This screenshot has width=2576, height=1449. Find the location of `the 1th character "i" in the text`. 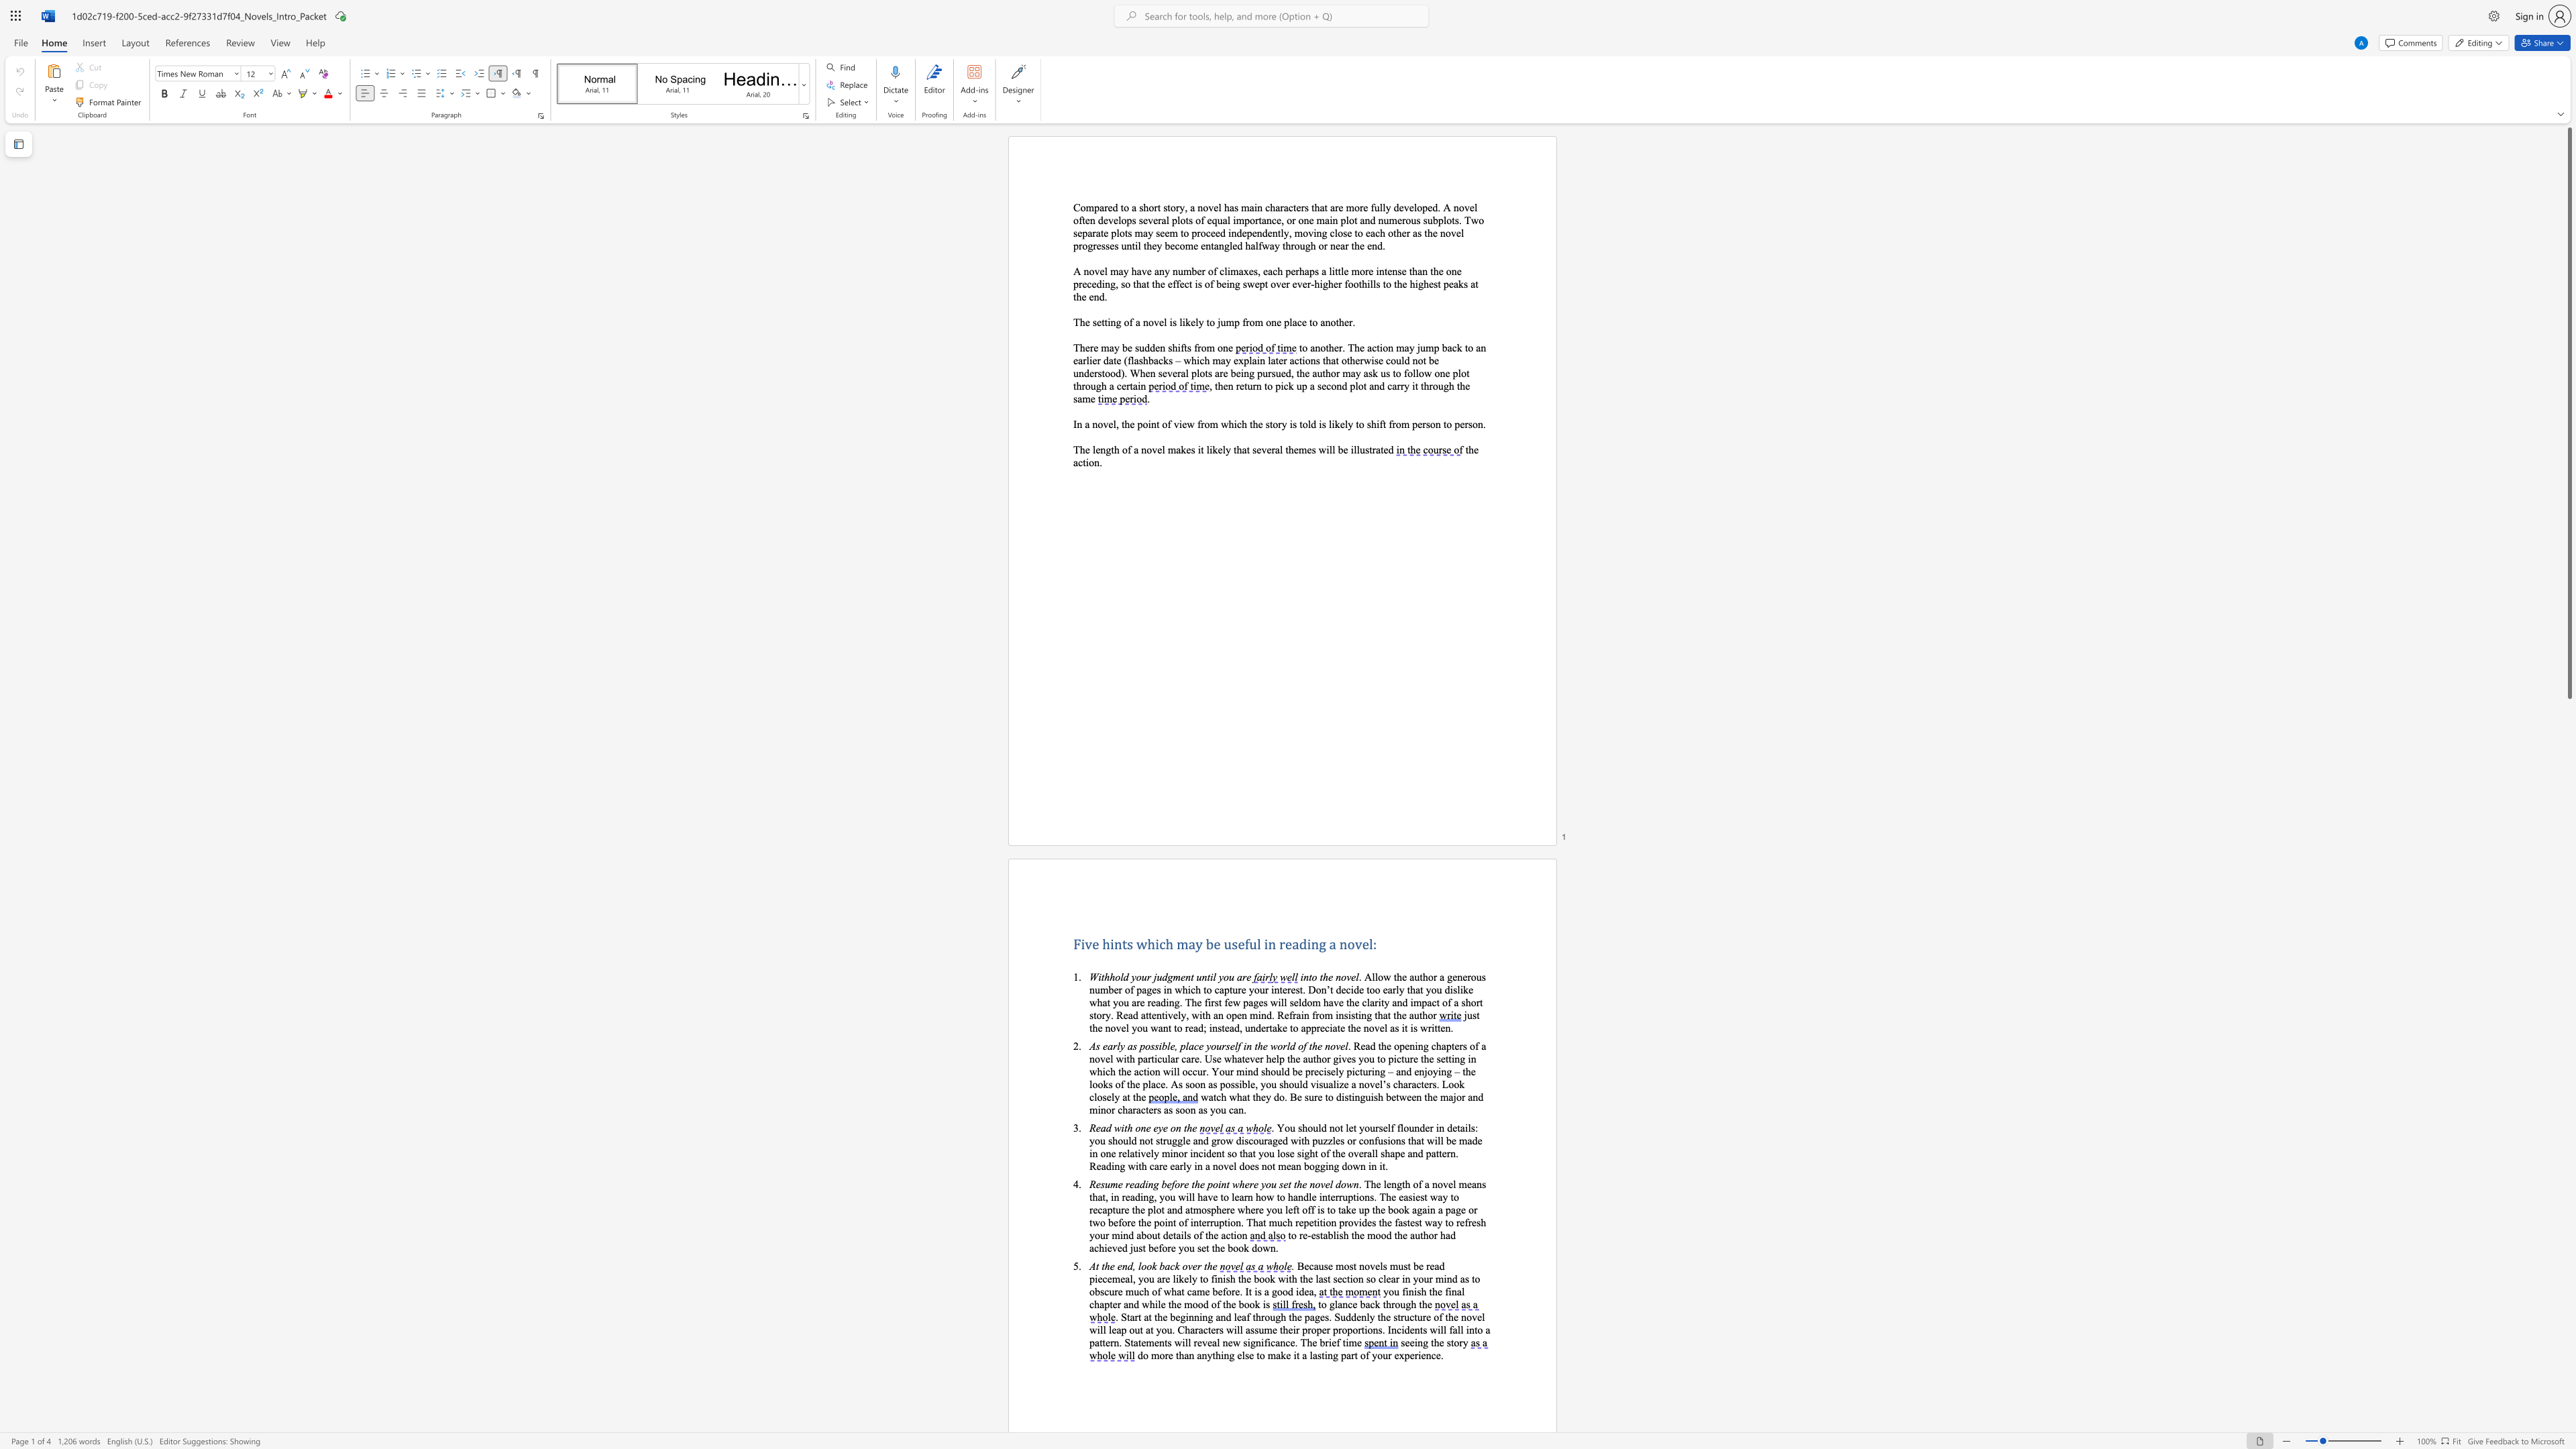

the 1th character "i" in the text is located at coordinates (1449, 1291).